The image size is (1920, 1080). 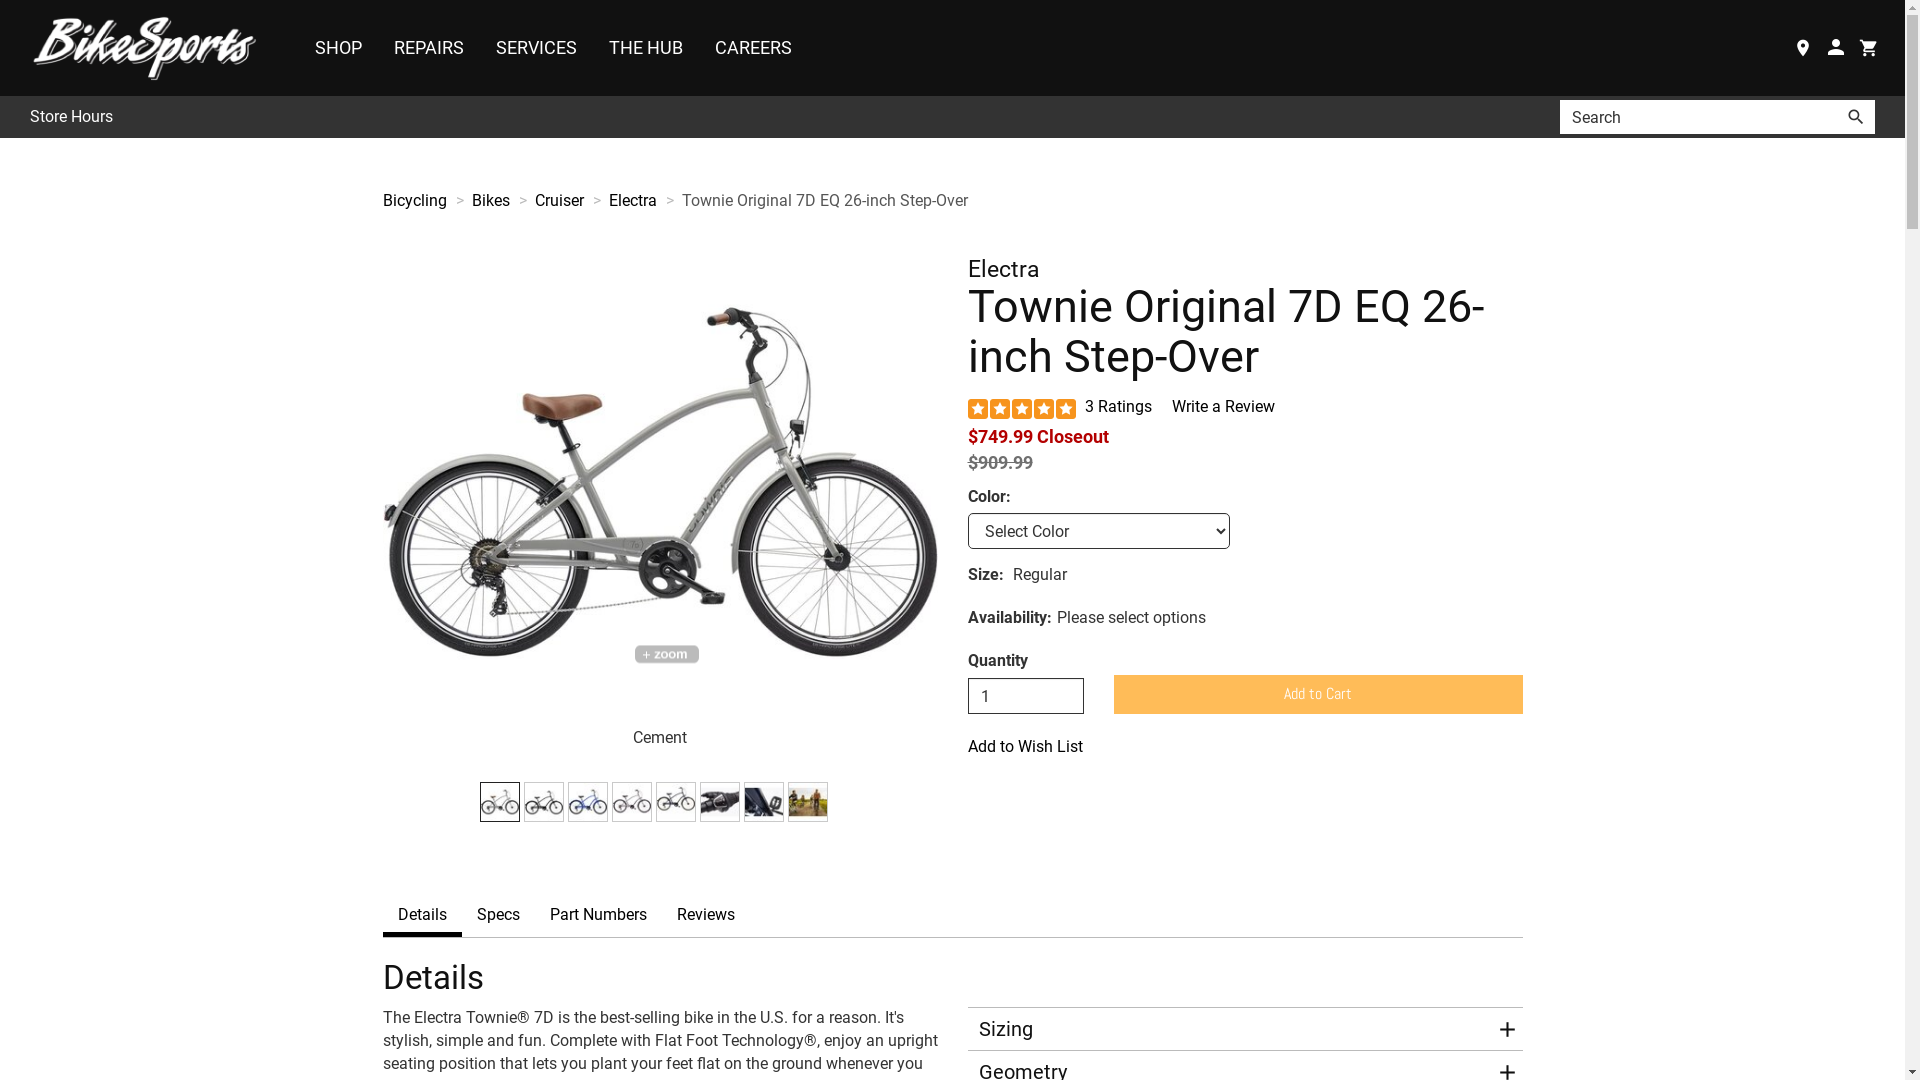 What do you see at coordinates (1231, 1029) in the screenshot?
I see `'Sizing'` at bounding box center [1231, 1029].